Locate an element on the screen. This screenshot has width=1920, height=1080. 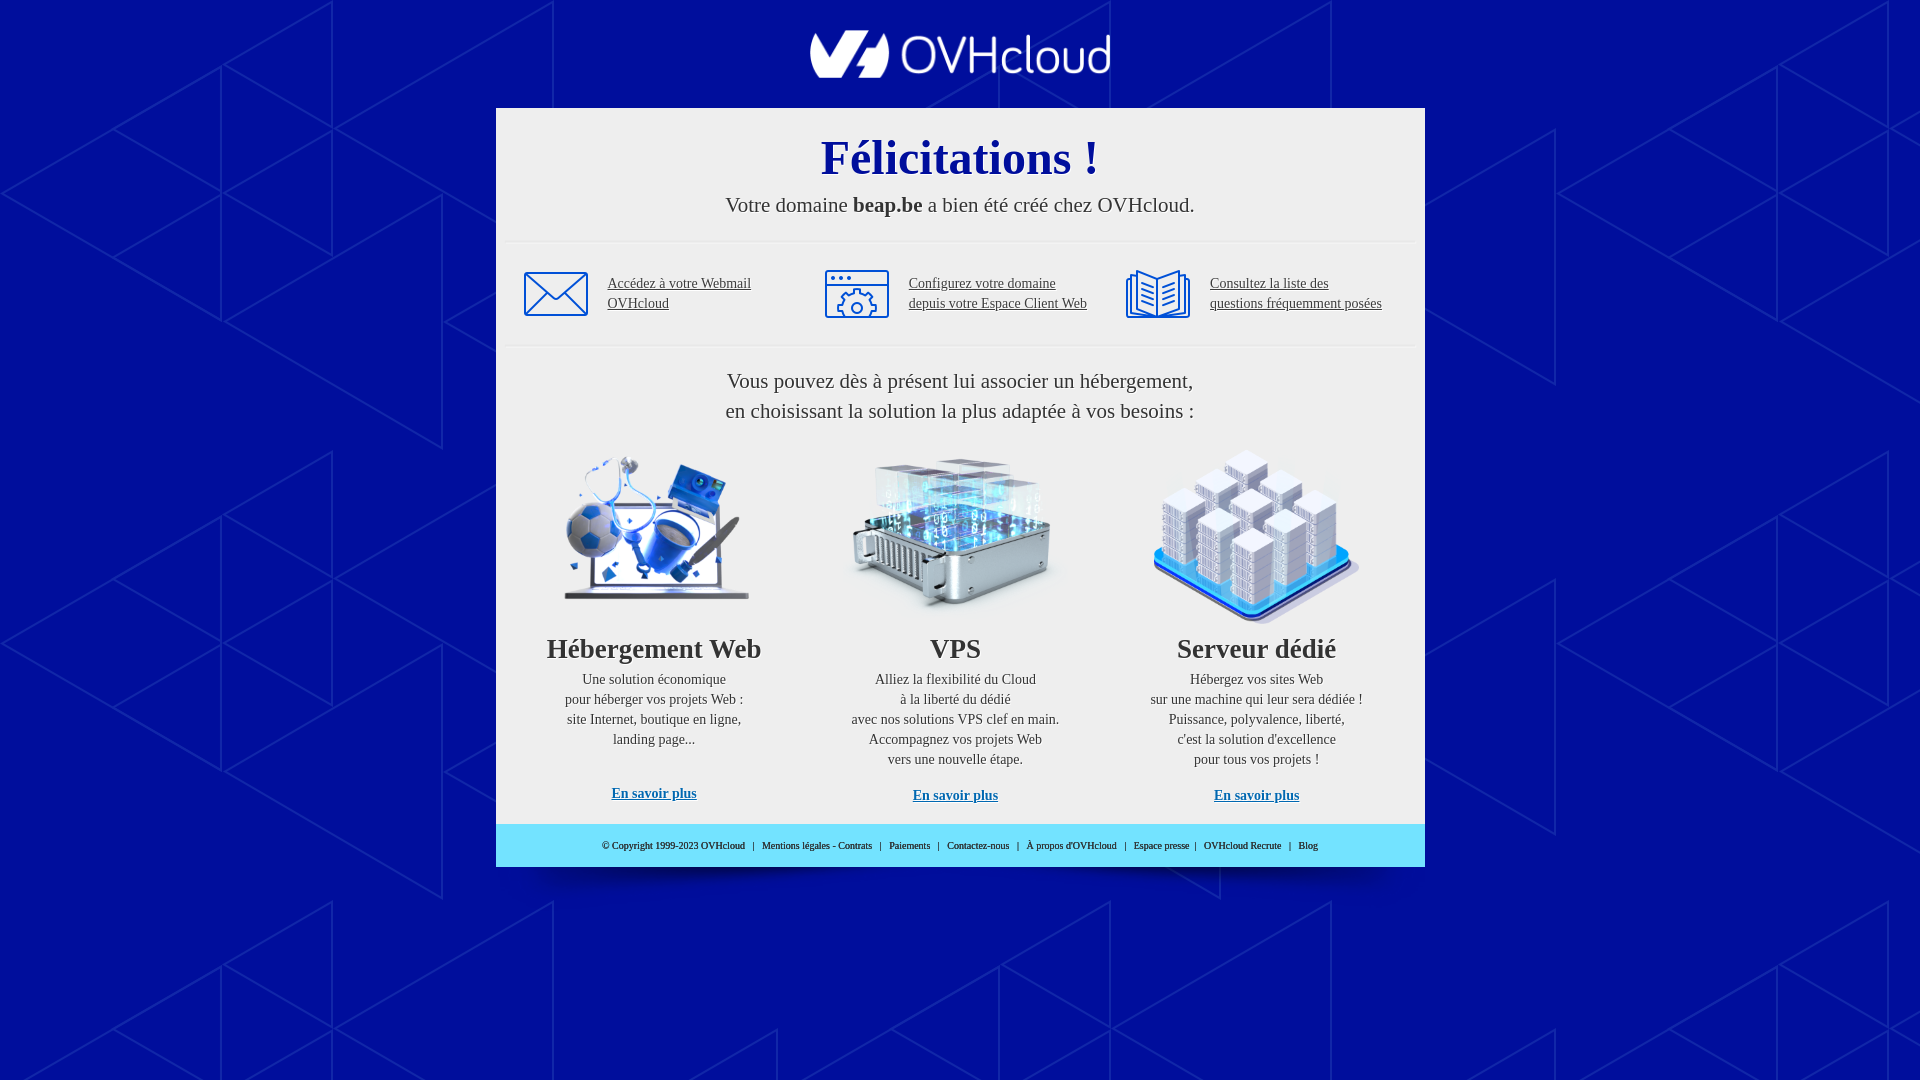
'OVHcloud Recrute' is located at coordinates (1241, 845).